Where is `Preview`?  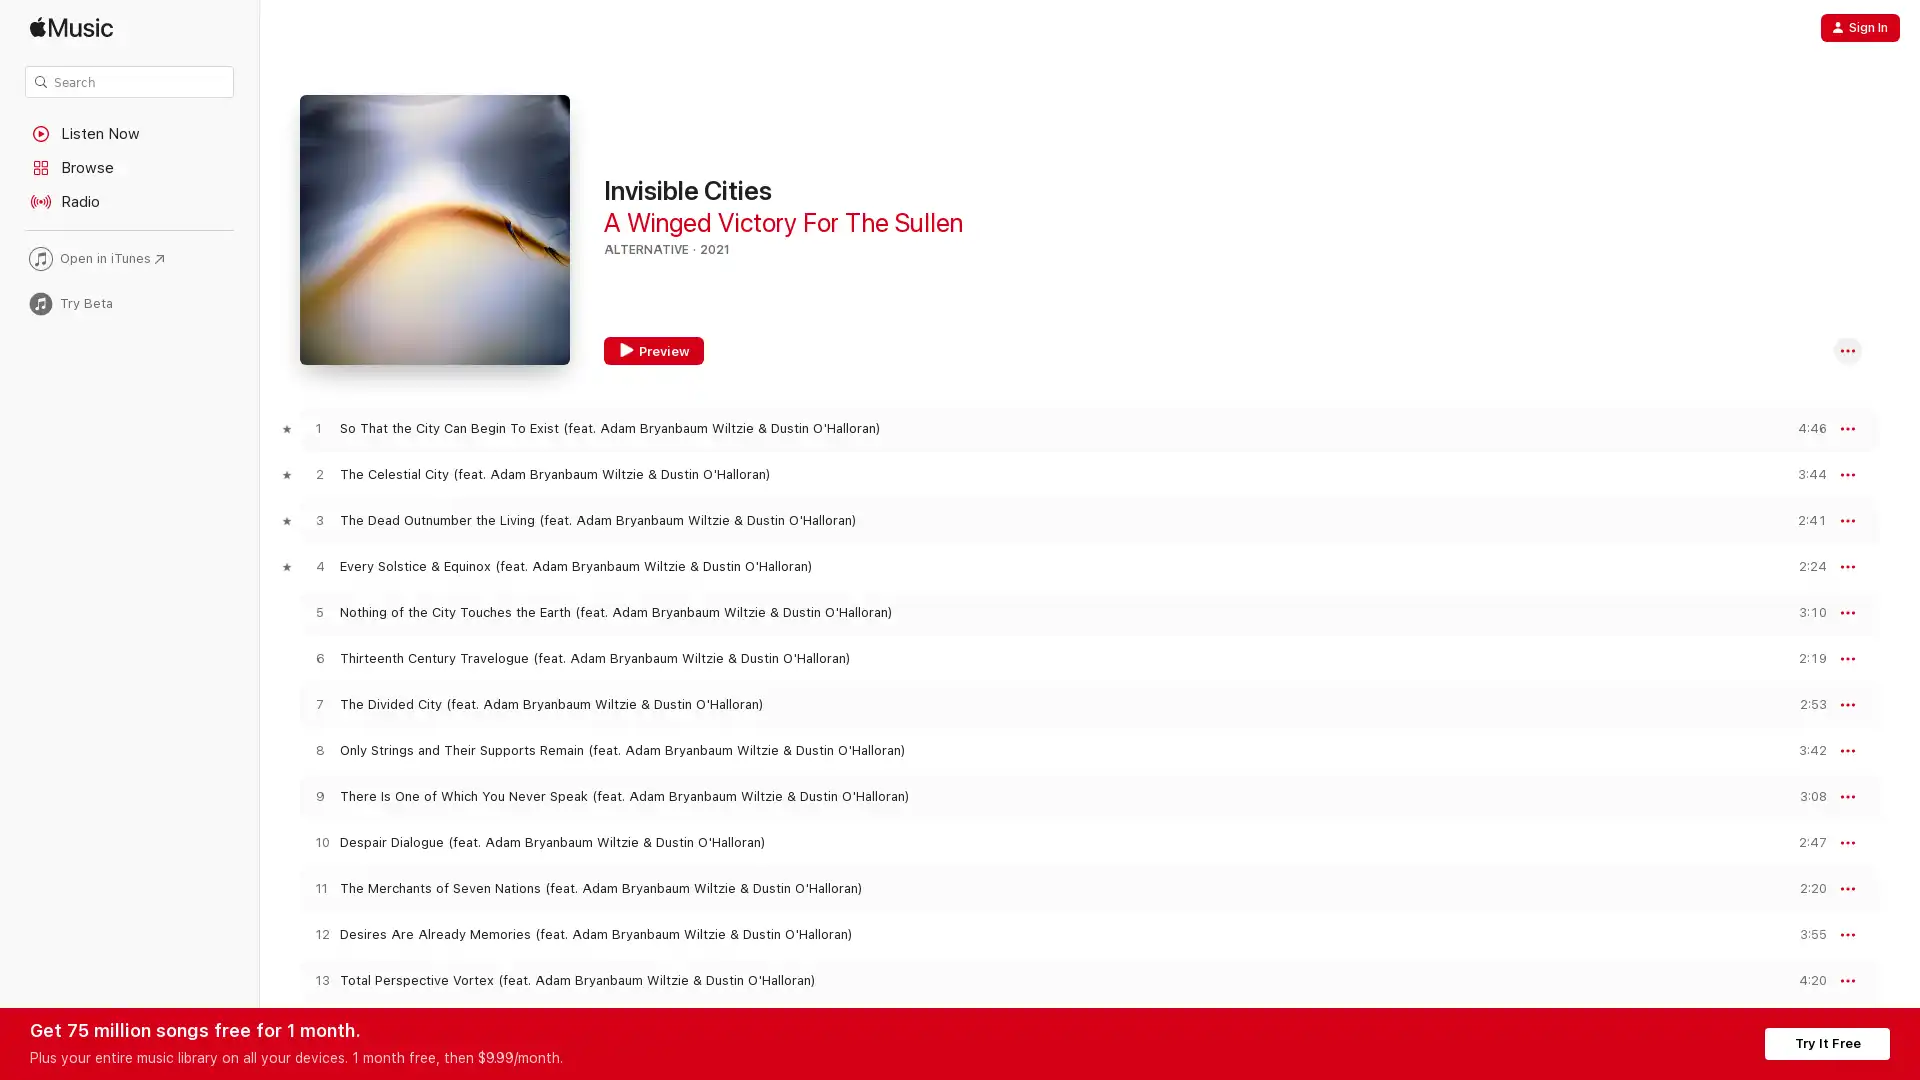
Preview is located at coordinates (1804, 842).